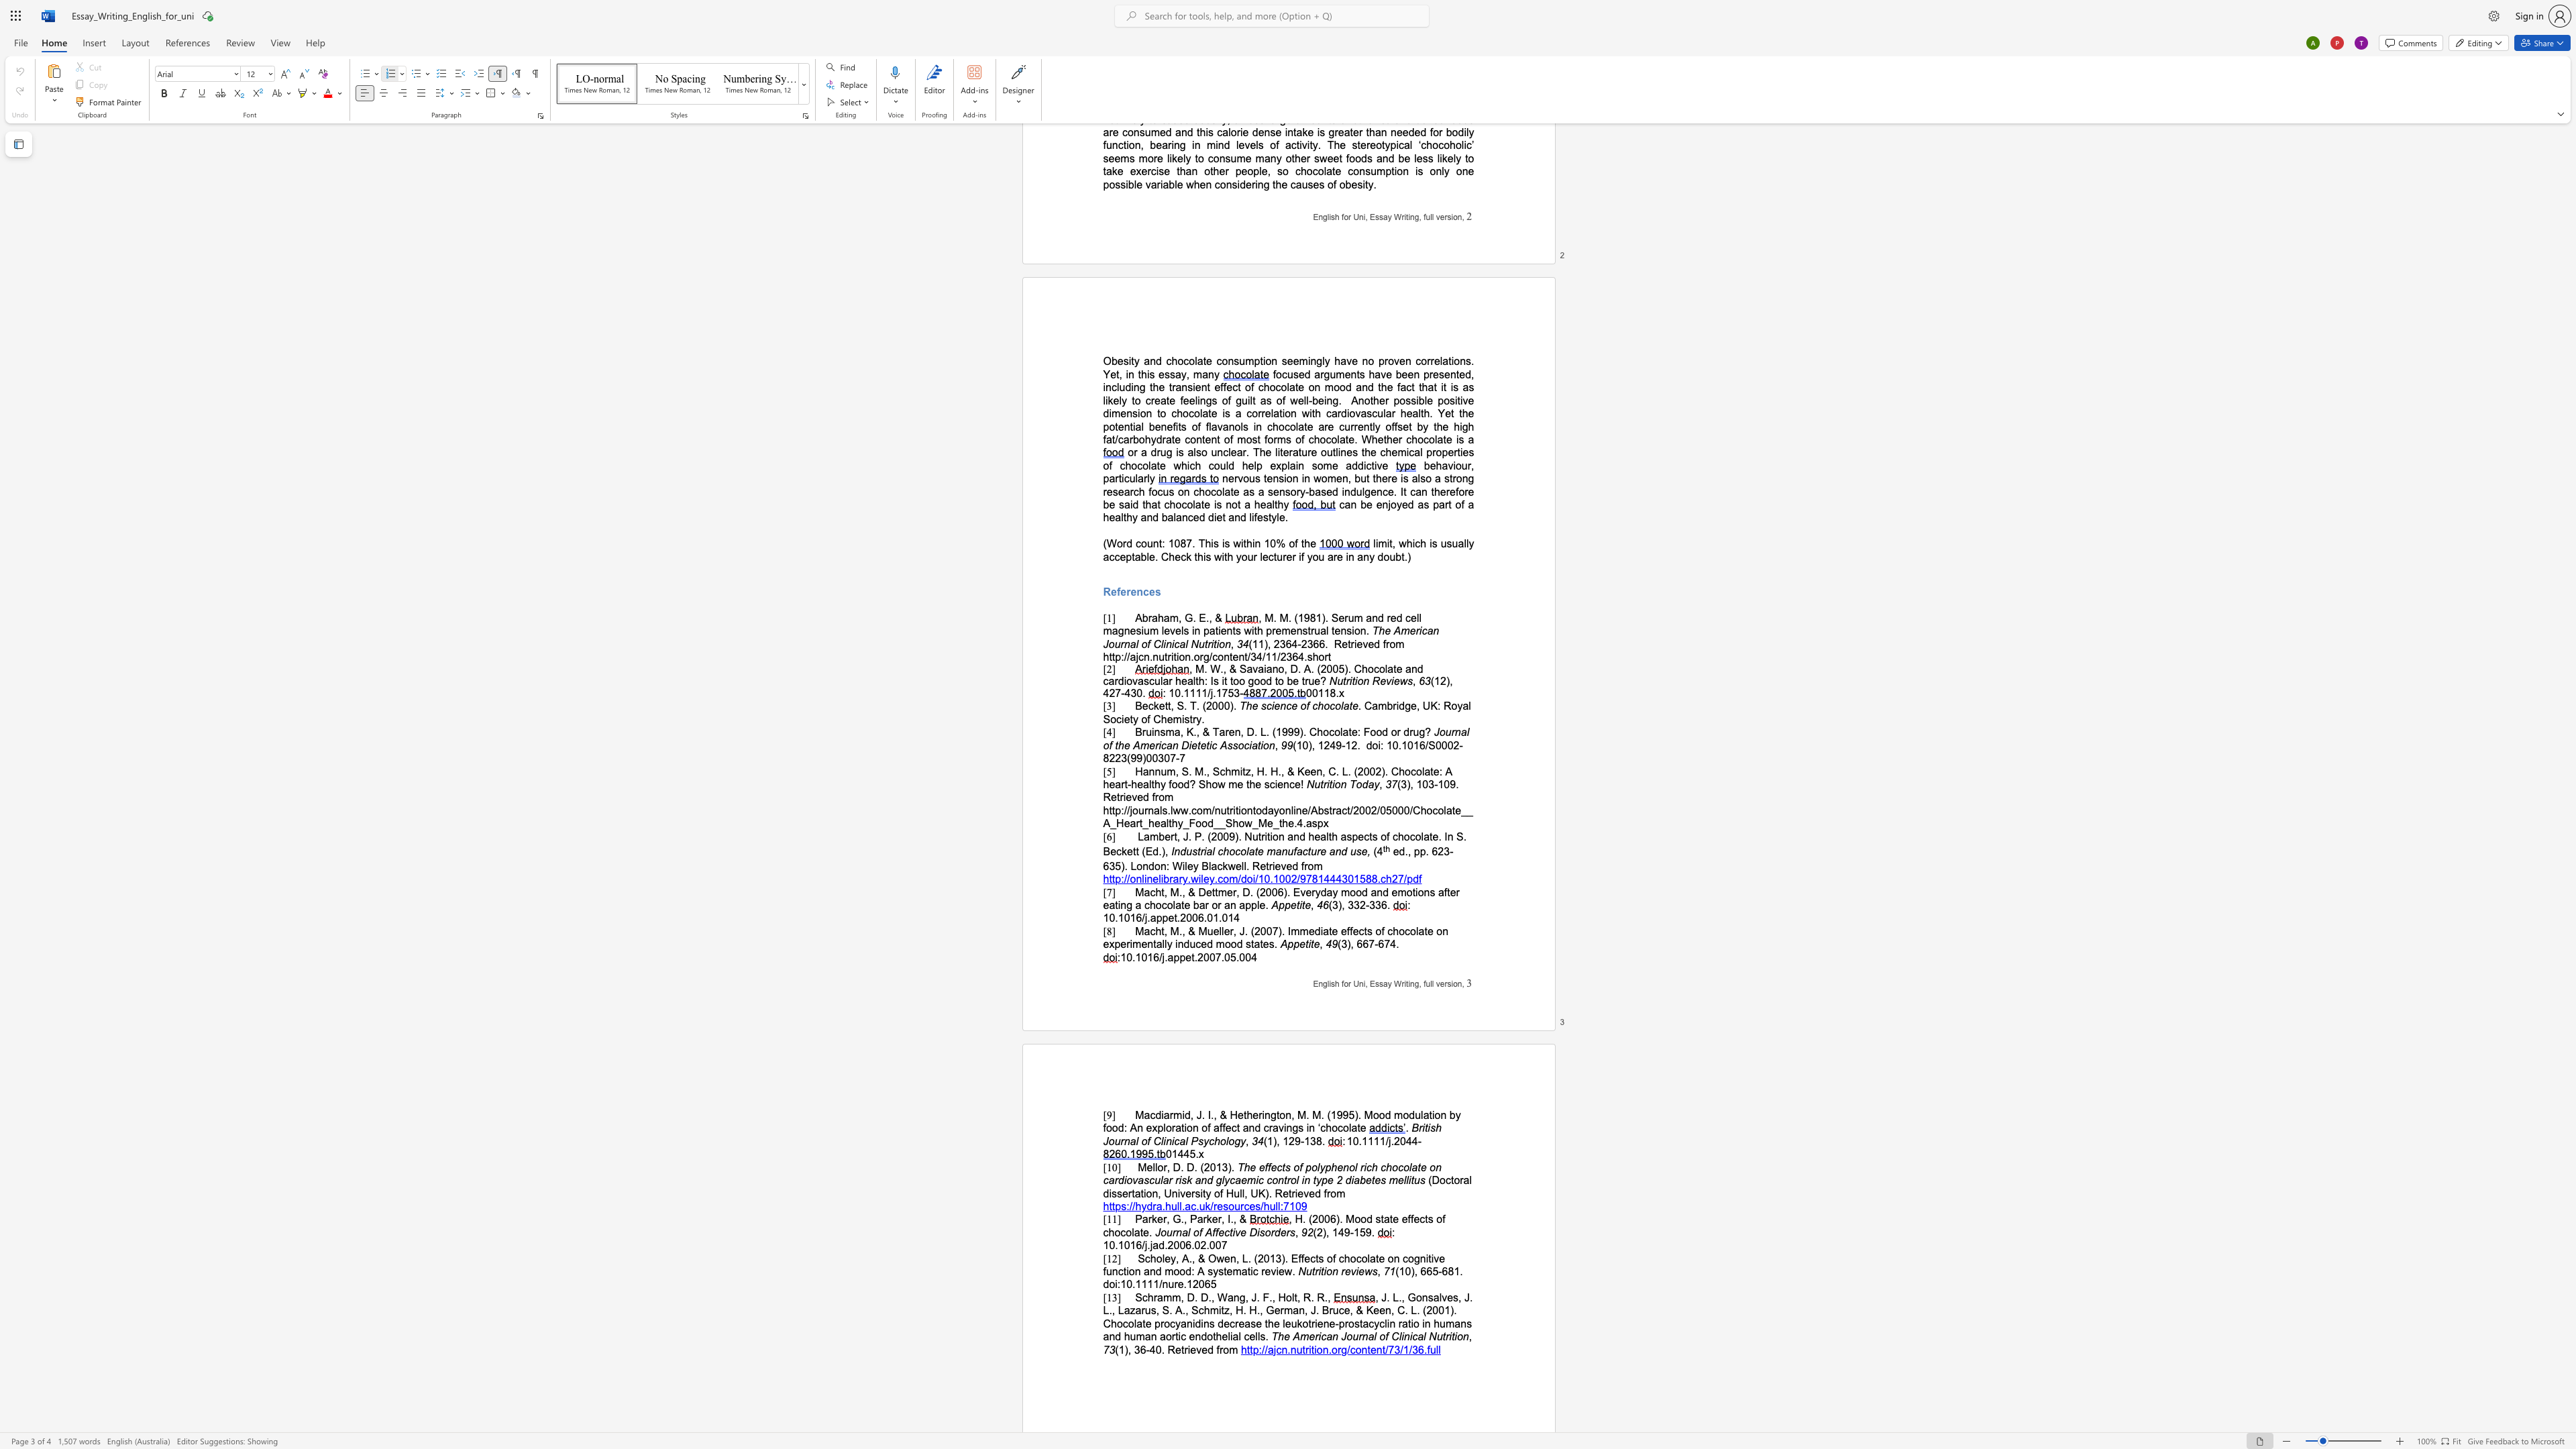  What do you see at coordinates (1346, 769) in the screenshot?
I see `the space between the continuous character "L" and "." in the text` at bounding box center [1346, 769].